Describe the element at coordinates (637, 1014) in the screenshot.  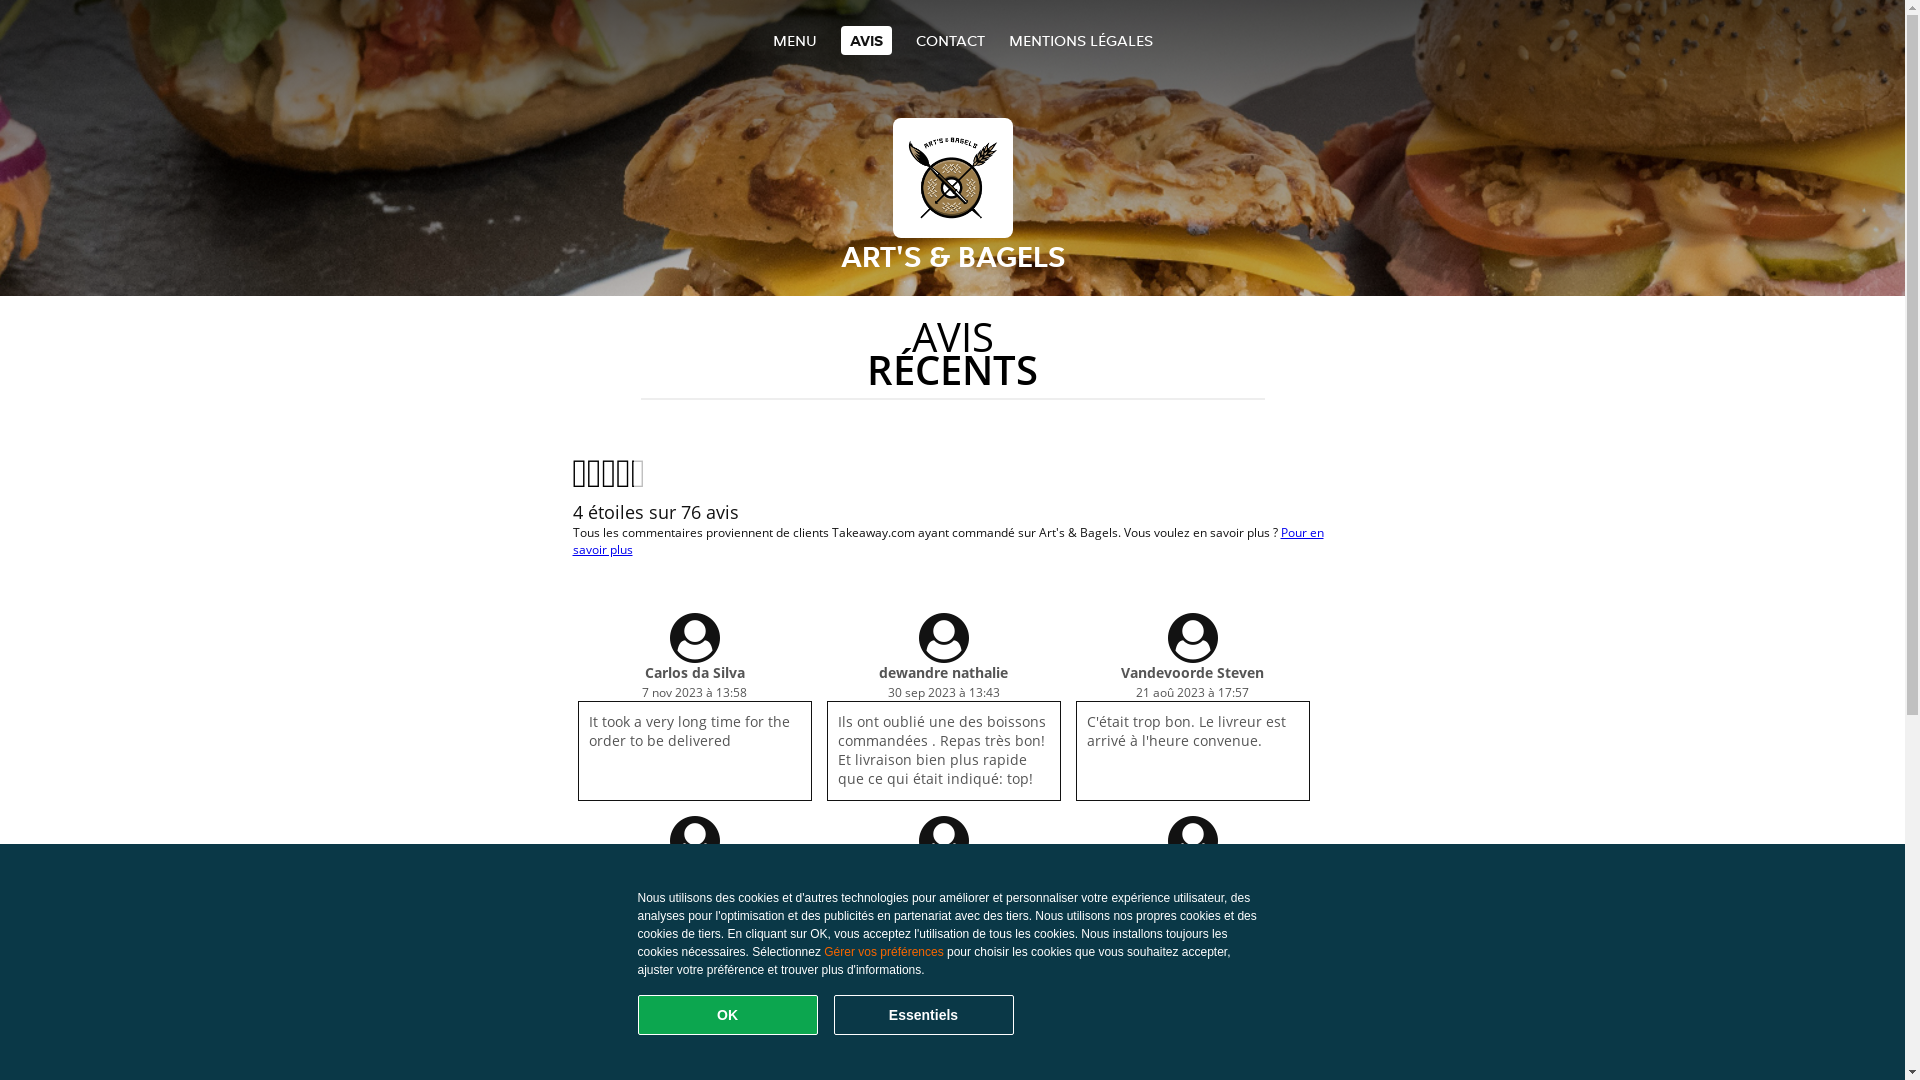
I see `'OK'` at that location.